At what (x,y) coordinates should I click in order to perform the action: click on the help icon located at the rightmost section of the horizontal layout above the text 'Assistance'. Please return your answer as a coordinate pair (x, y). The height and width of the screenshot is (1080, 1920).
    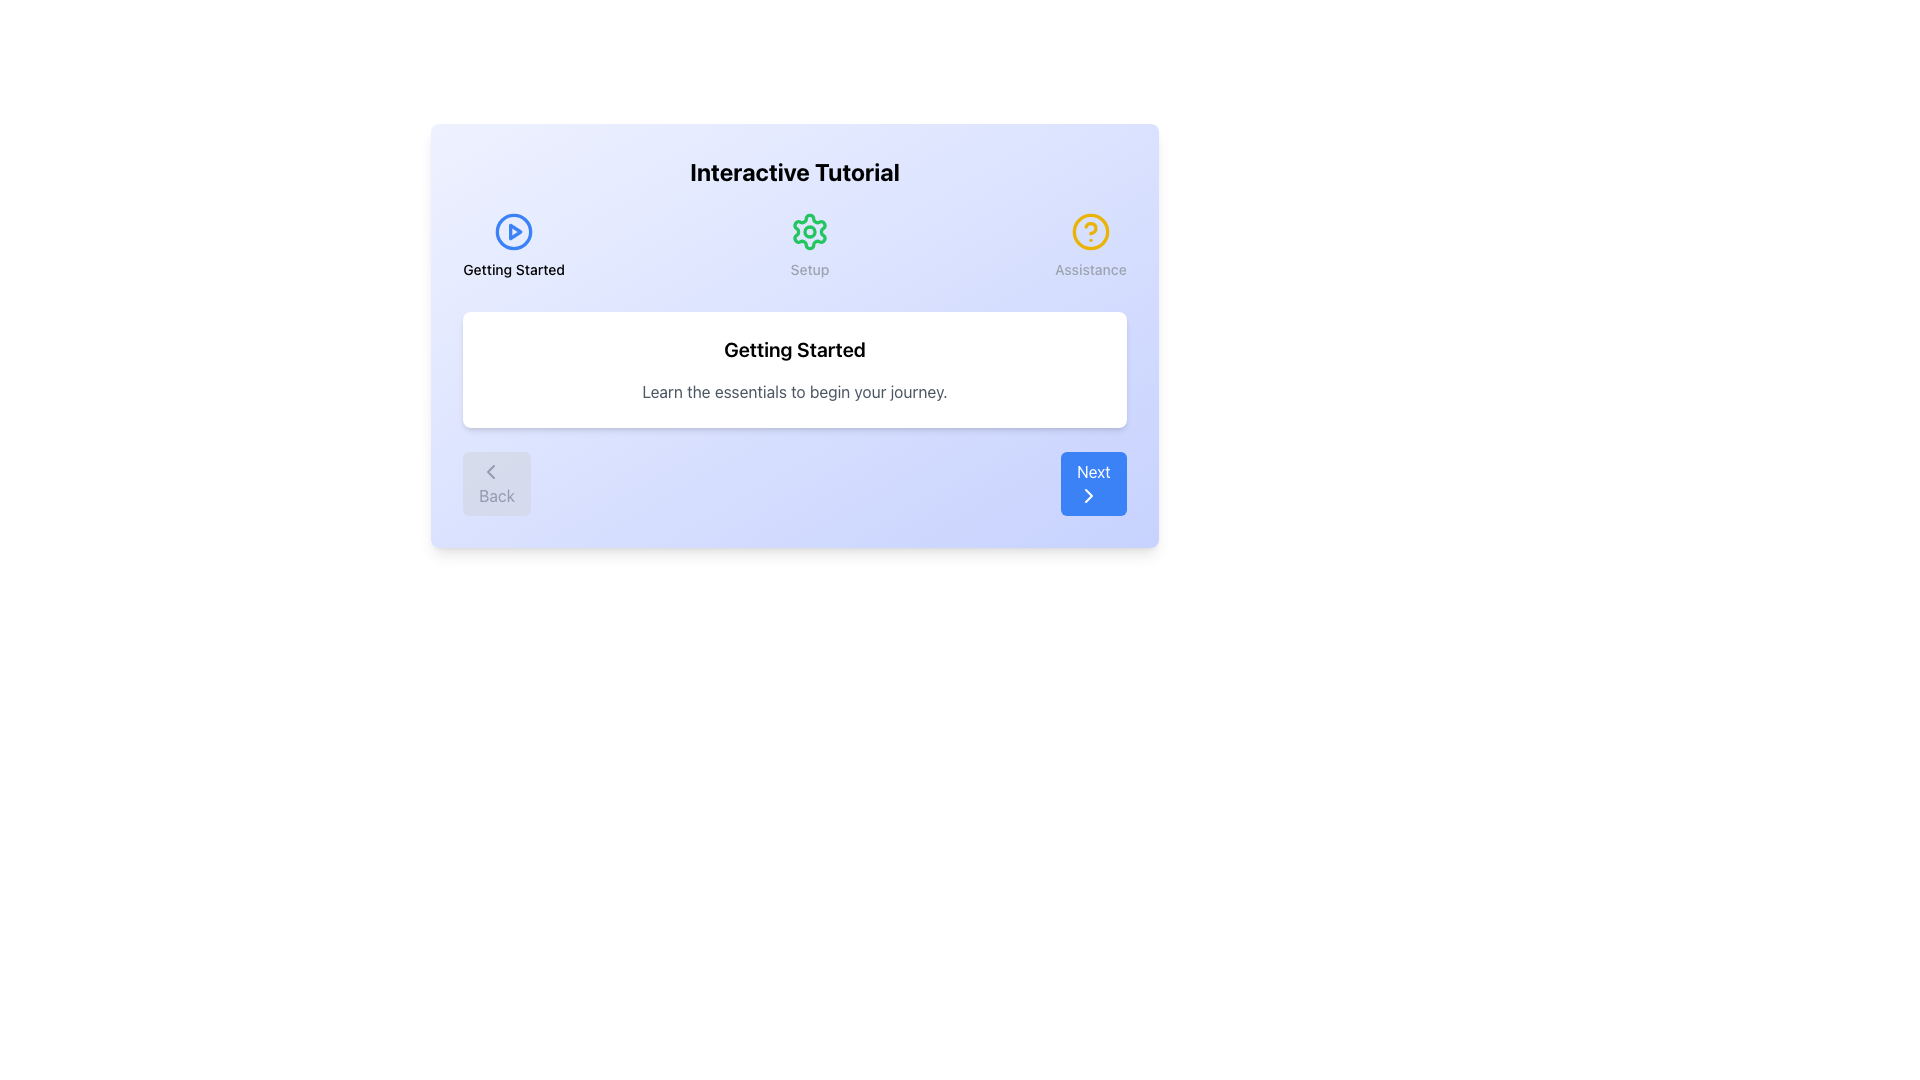
    Looking at the image, I should click on (1089, 230).